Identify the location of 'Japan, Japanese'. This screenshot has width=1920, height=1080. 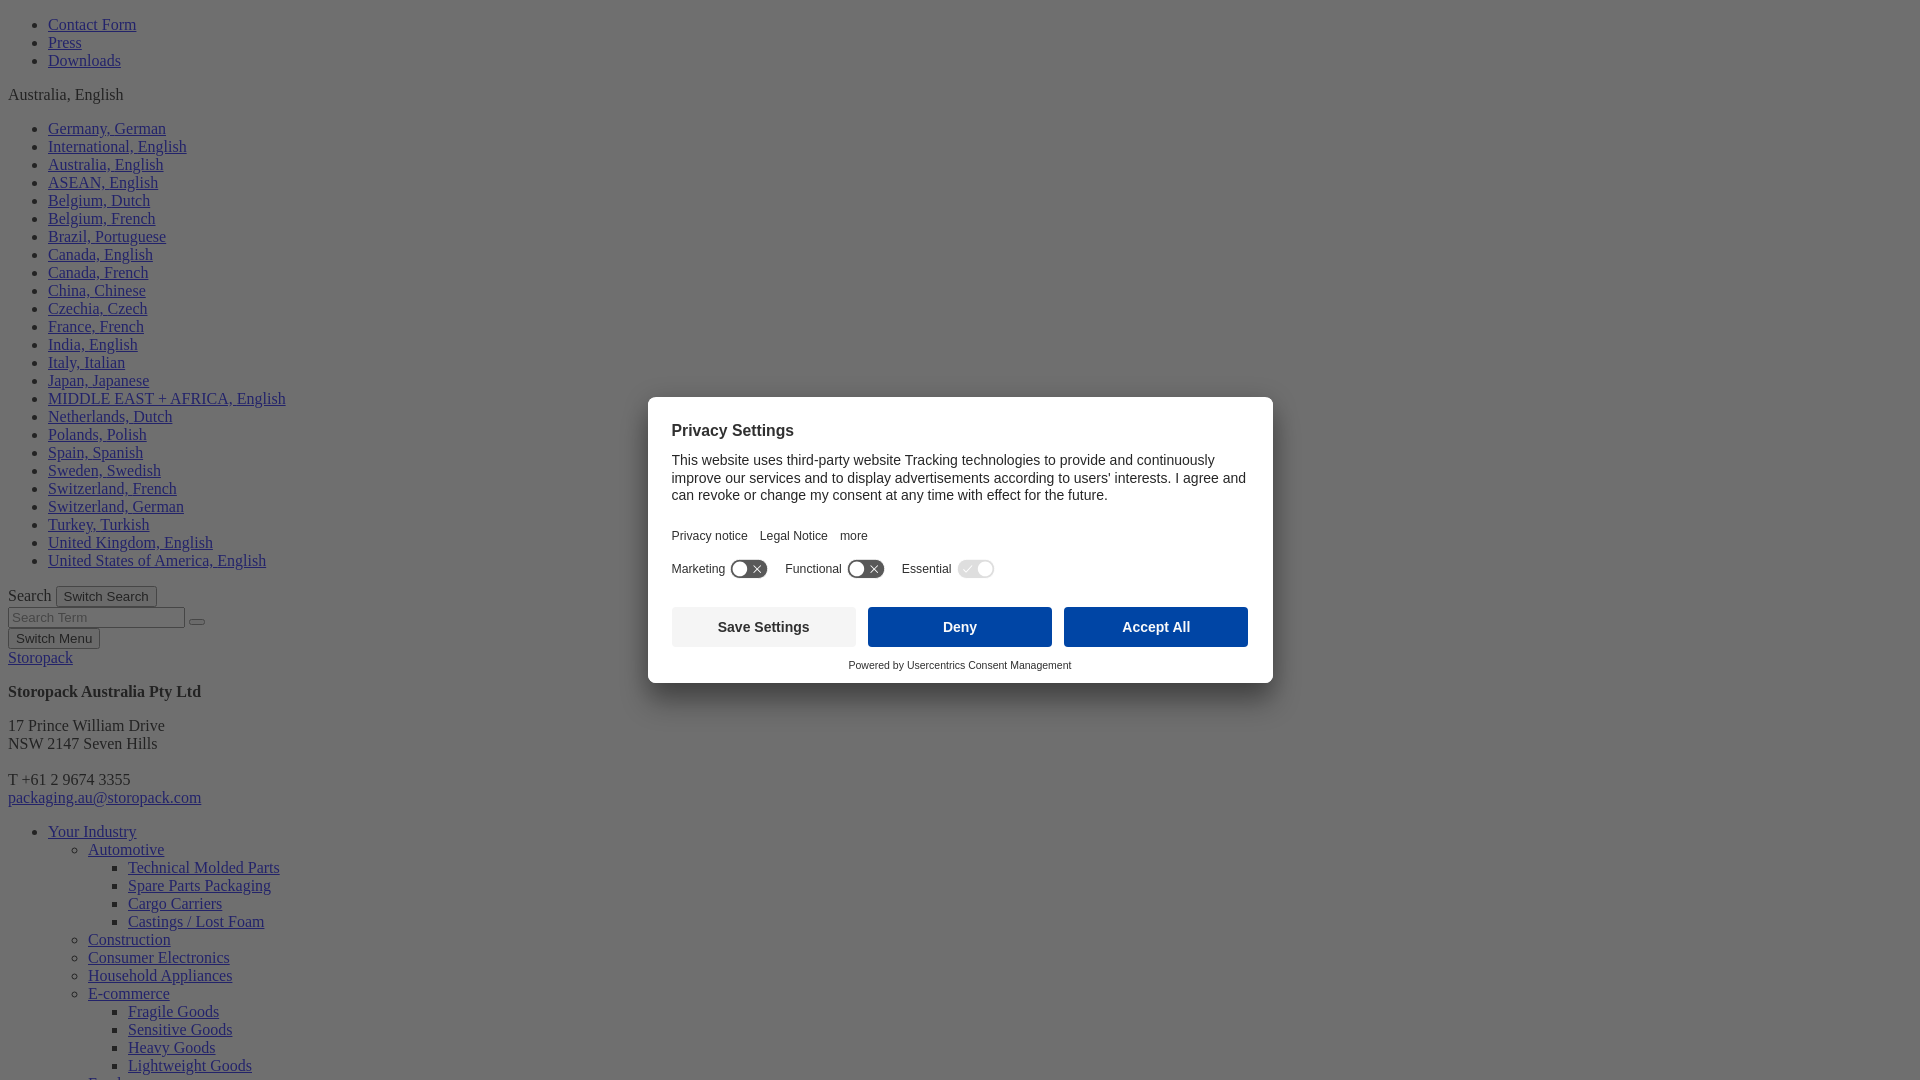
(97, 380).